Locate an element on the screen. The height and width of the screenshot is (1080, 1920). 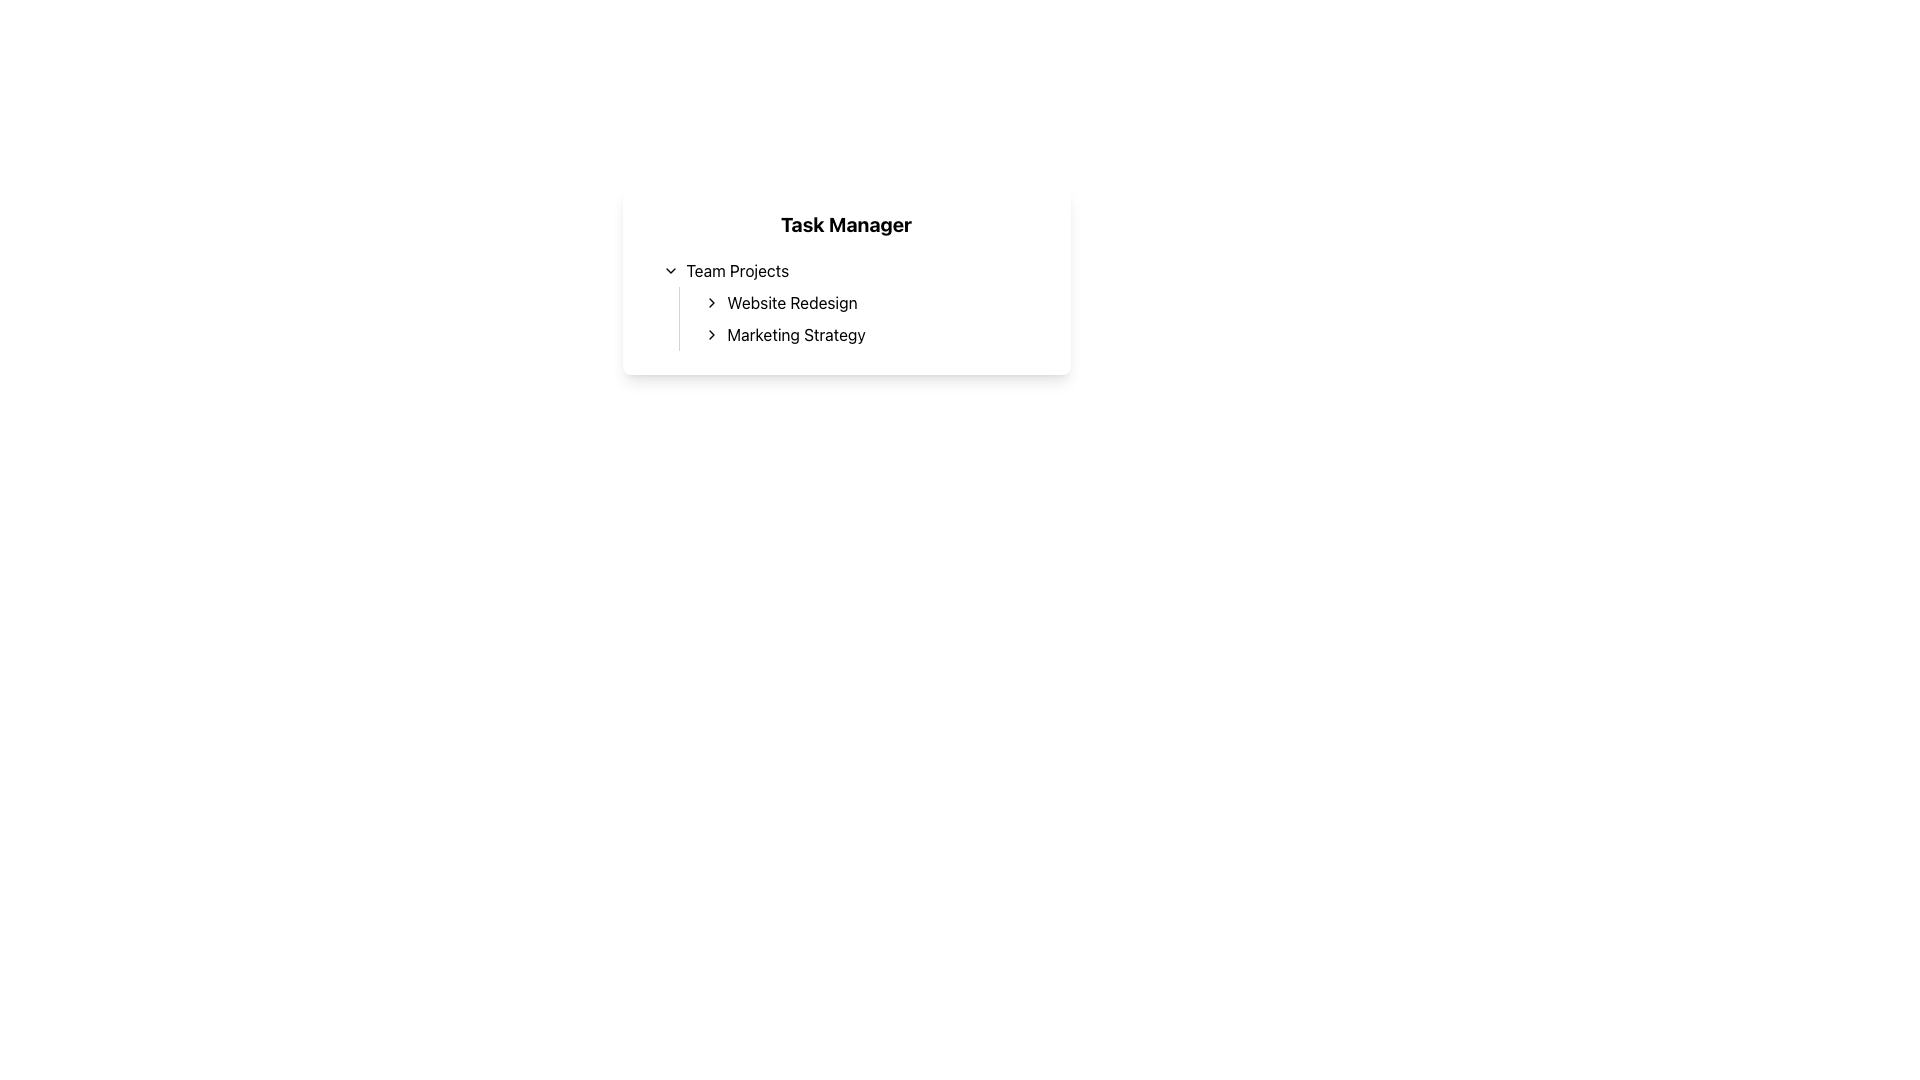
the chevron icon to the left of 'Marketing Strategy' in the Task Manager is located at coordinates (711, 334).